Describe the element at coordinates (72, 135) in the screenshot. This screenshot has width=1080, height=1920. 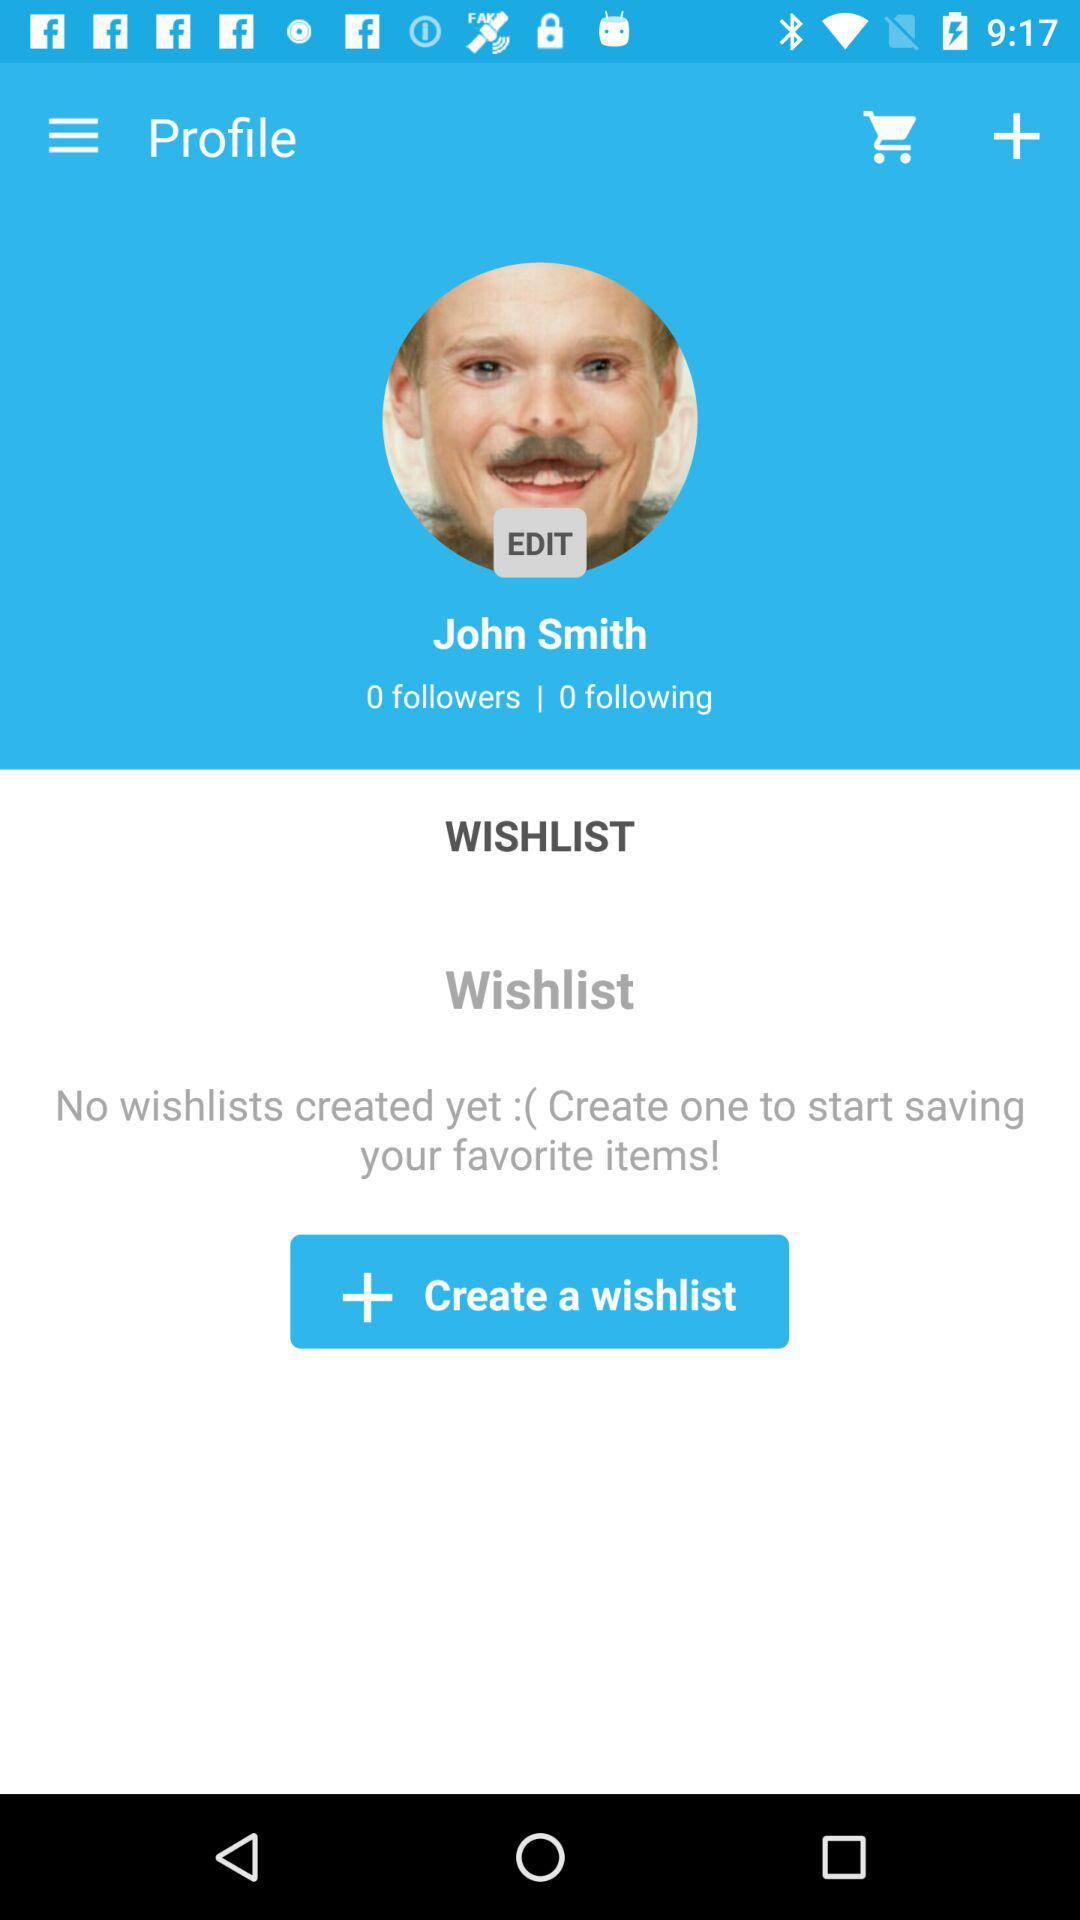
I see `the icon next to the profile icon` at that location.